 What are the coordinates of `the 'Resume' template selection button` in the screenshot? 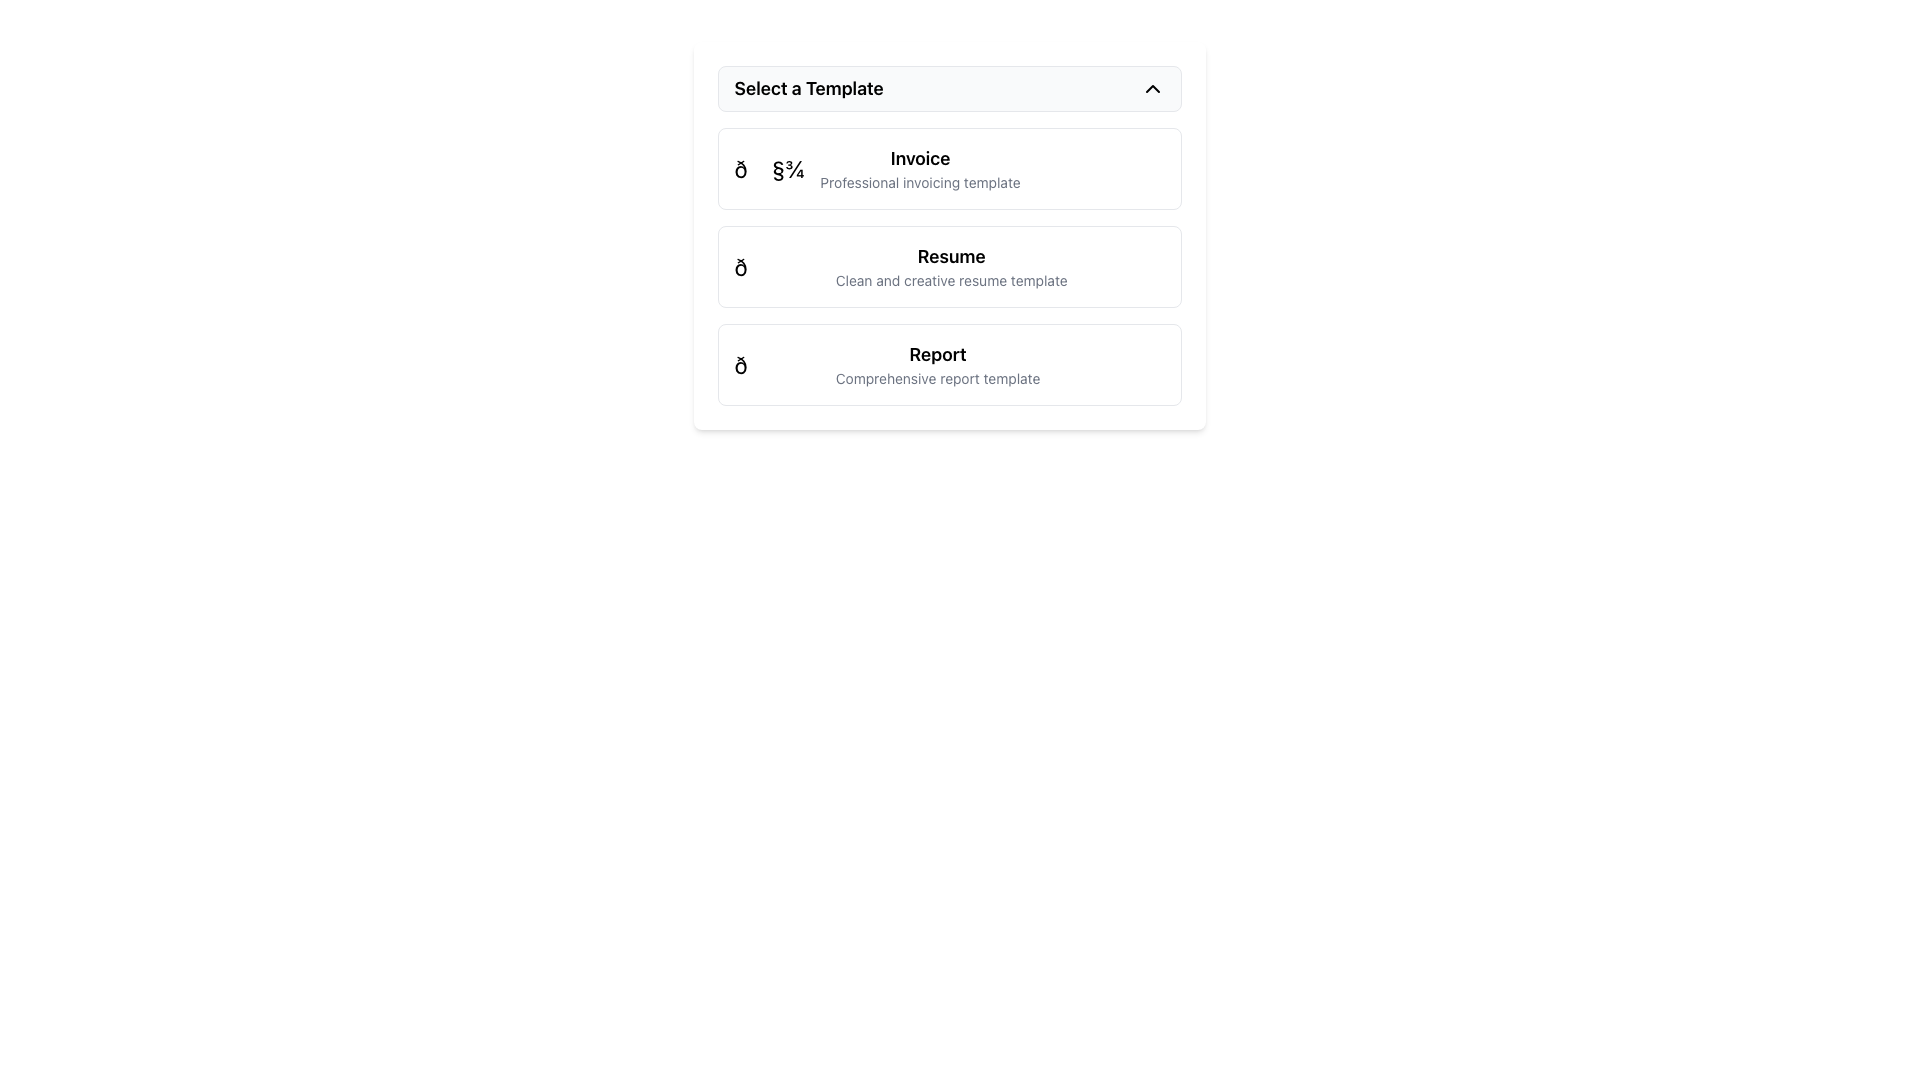 It's located at (948, 234).